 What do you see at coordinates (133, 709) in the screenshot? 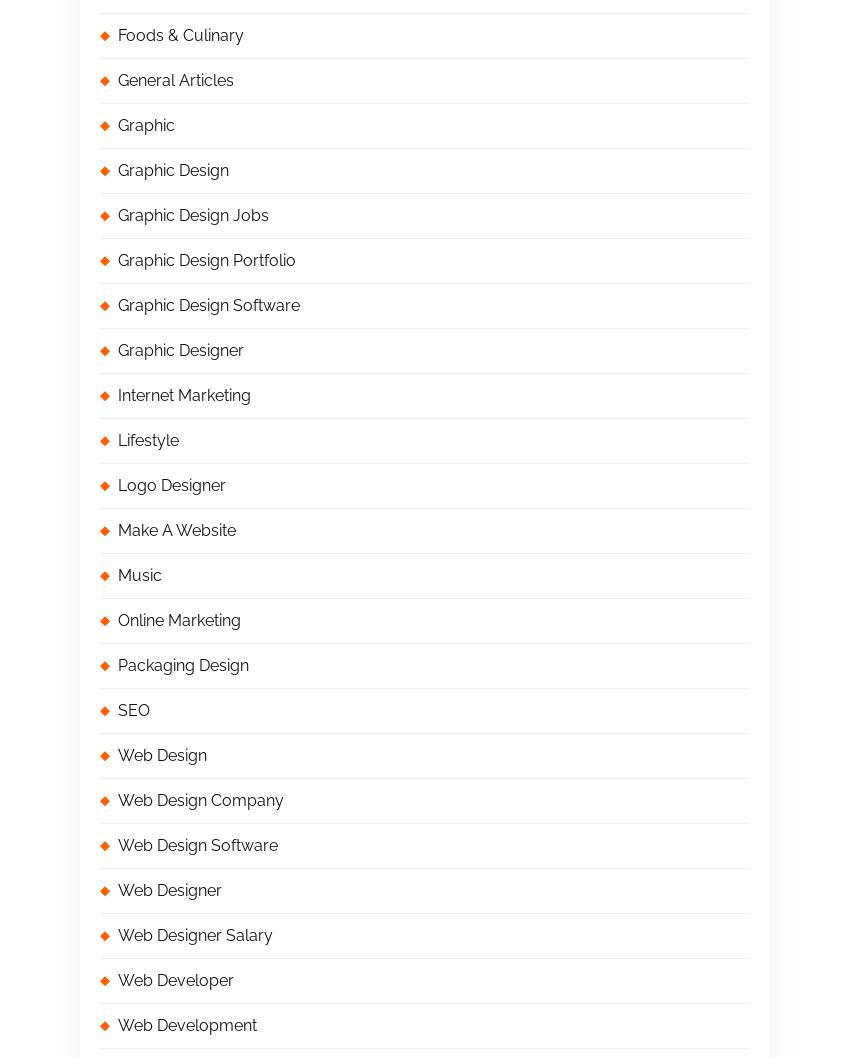
I see `'SEO'` at bounding box center [133, 709].